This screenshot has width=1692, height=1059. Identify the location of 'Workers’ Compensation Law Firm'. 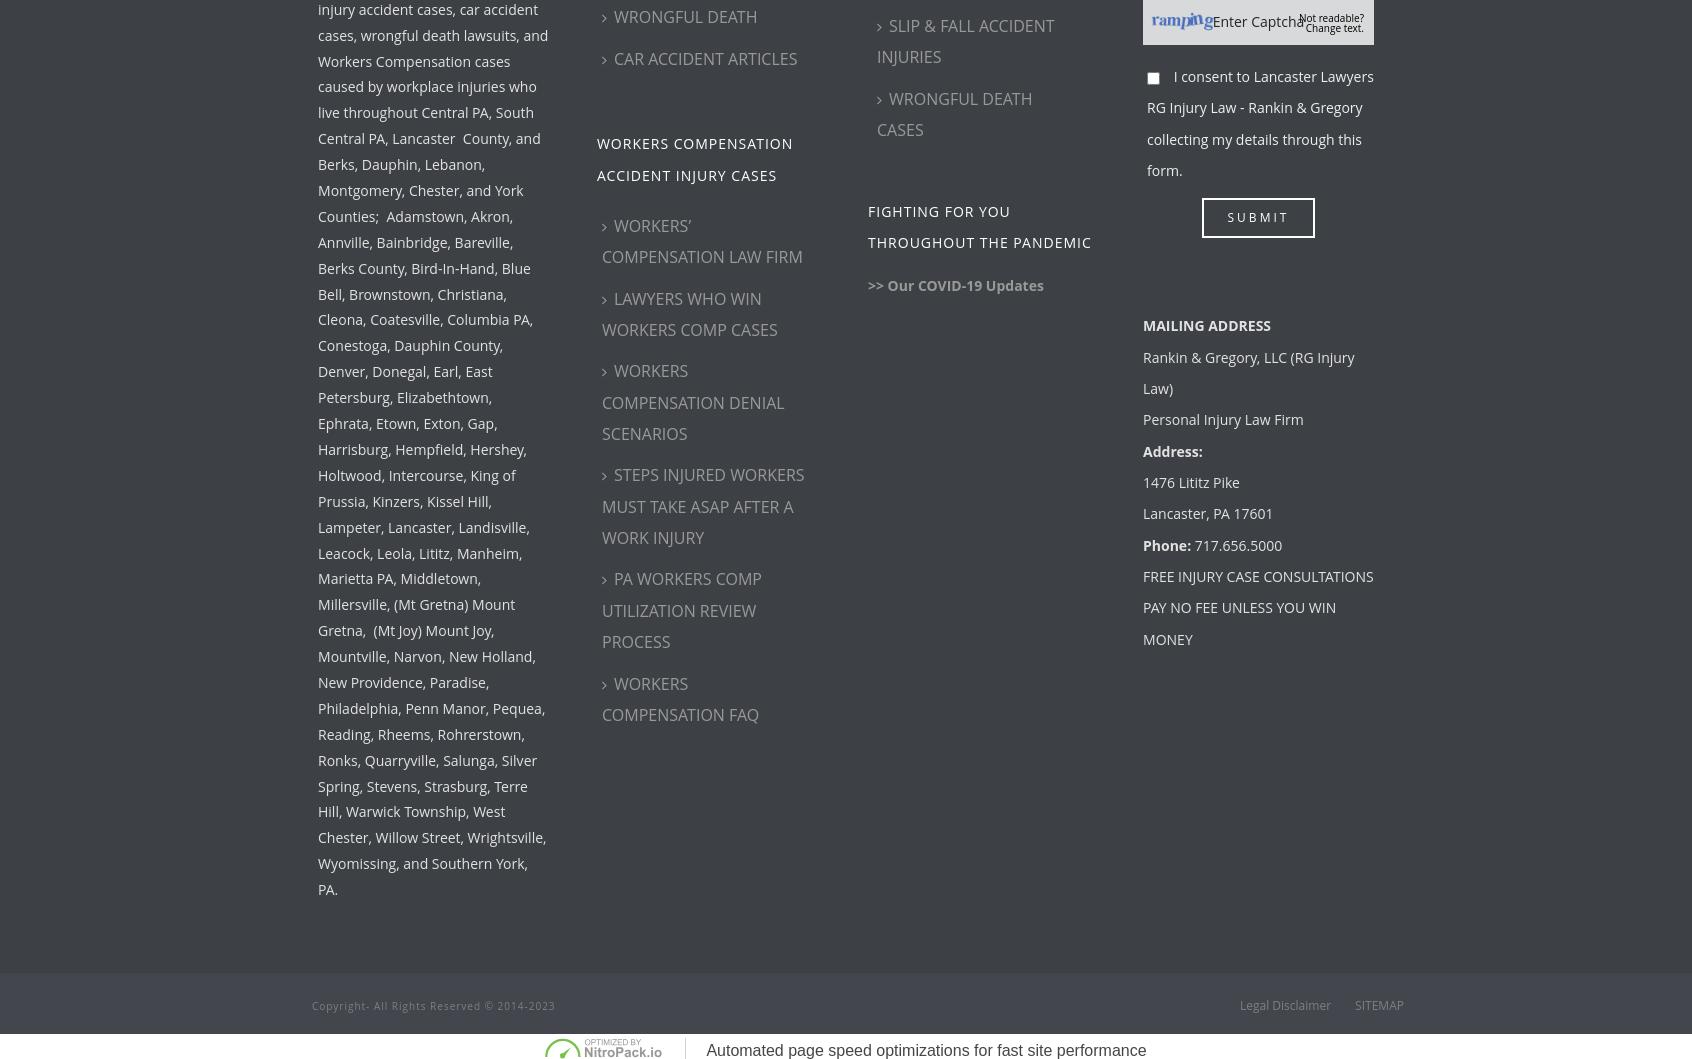
(702, 241).